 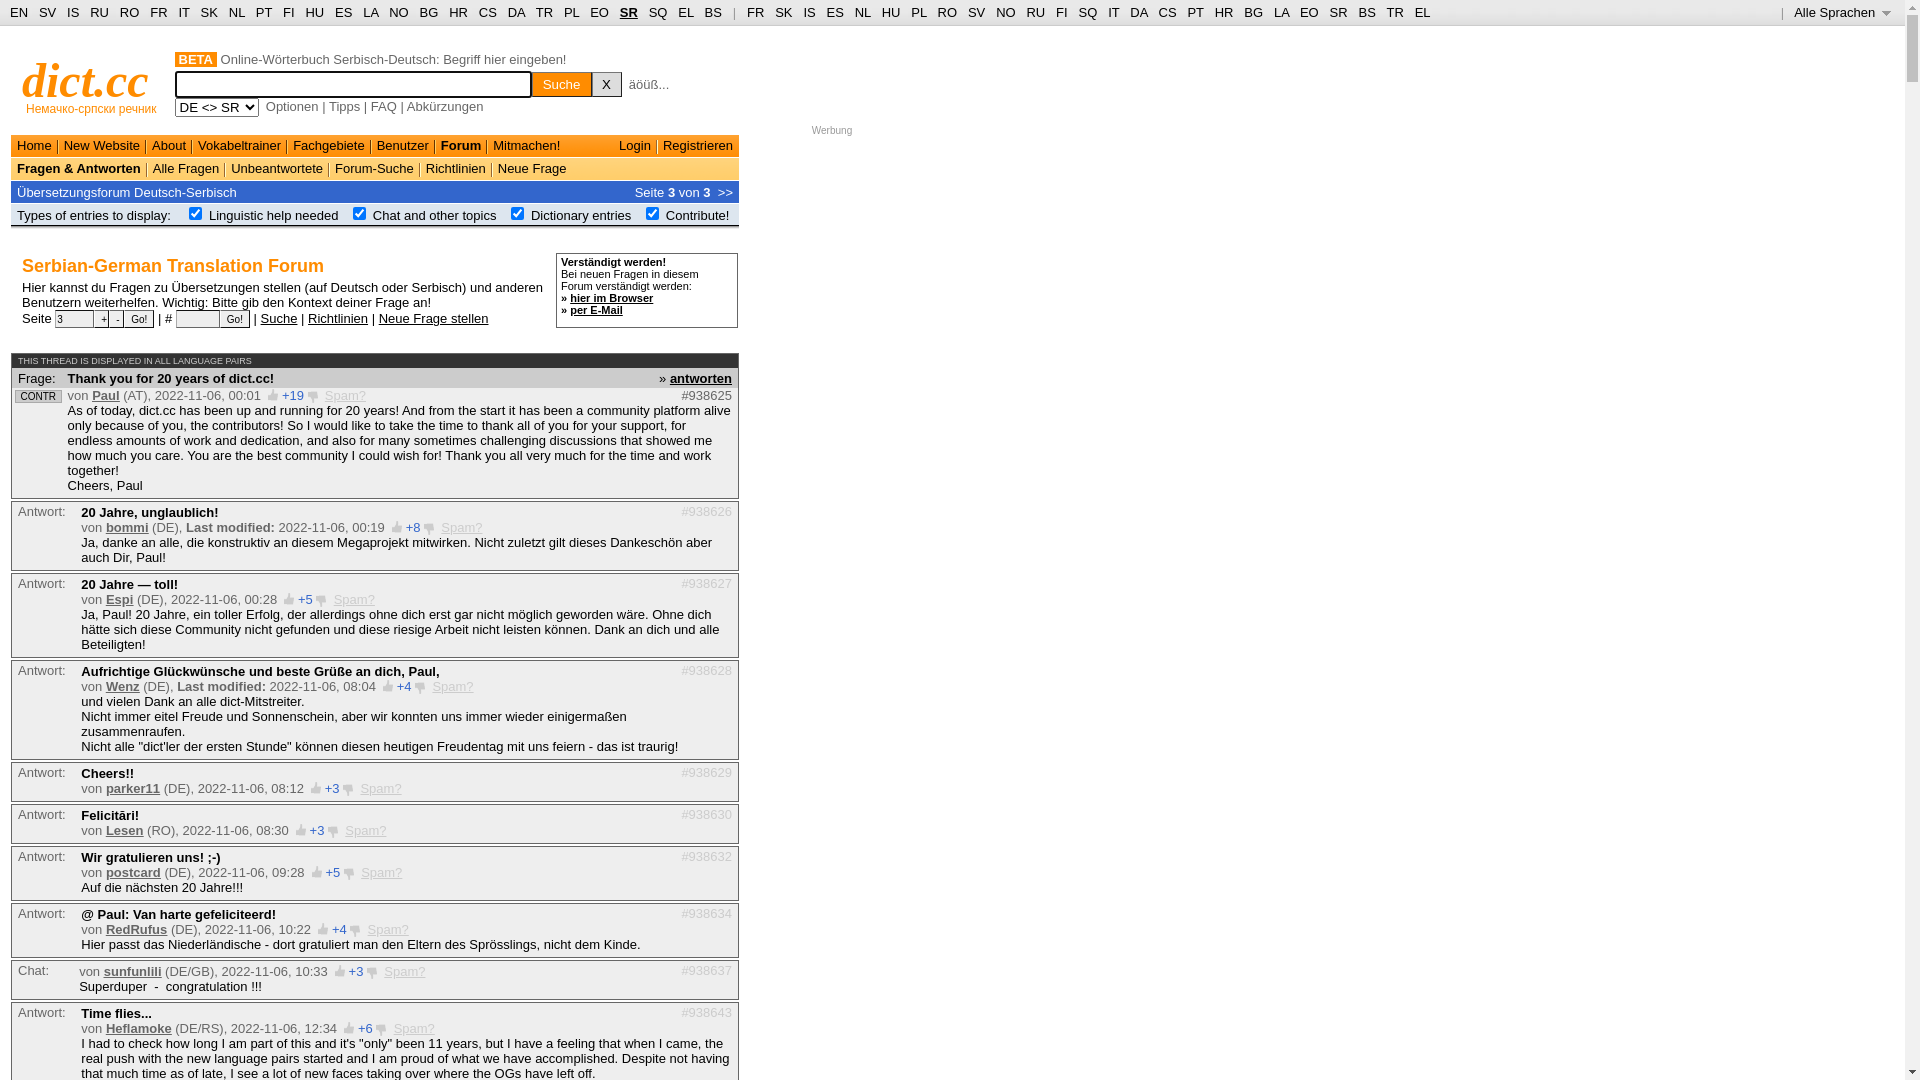 I want to click on 'NO', so click(x=398, y=12).